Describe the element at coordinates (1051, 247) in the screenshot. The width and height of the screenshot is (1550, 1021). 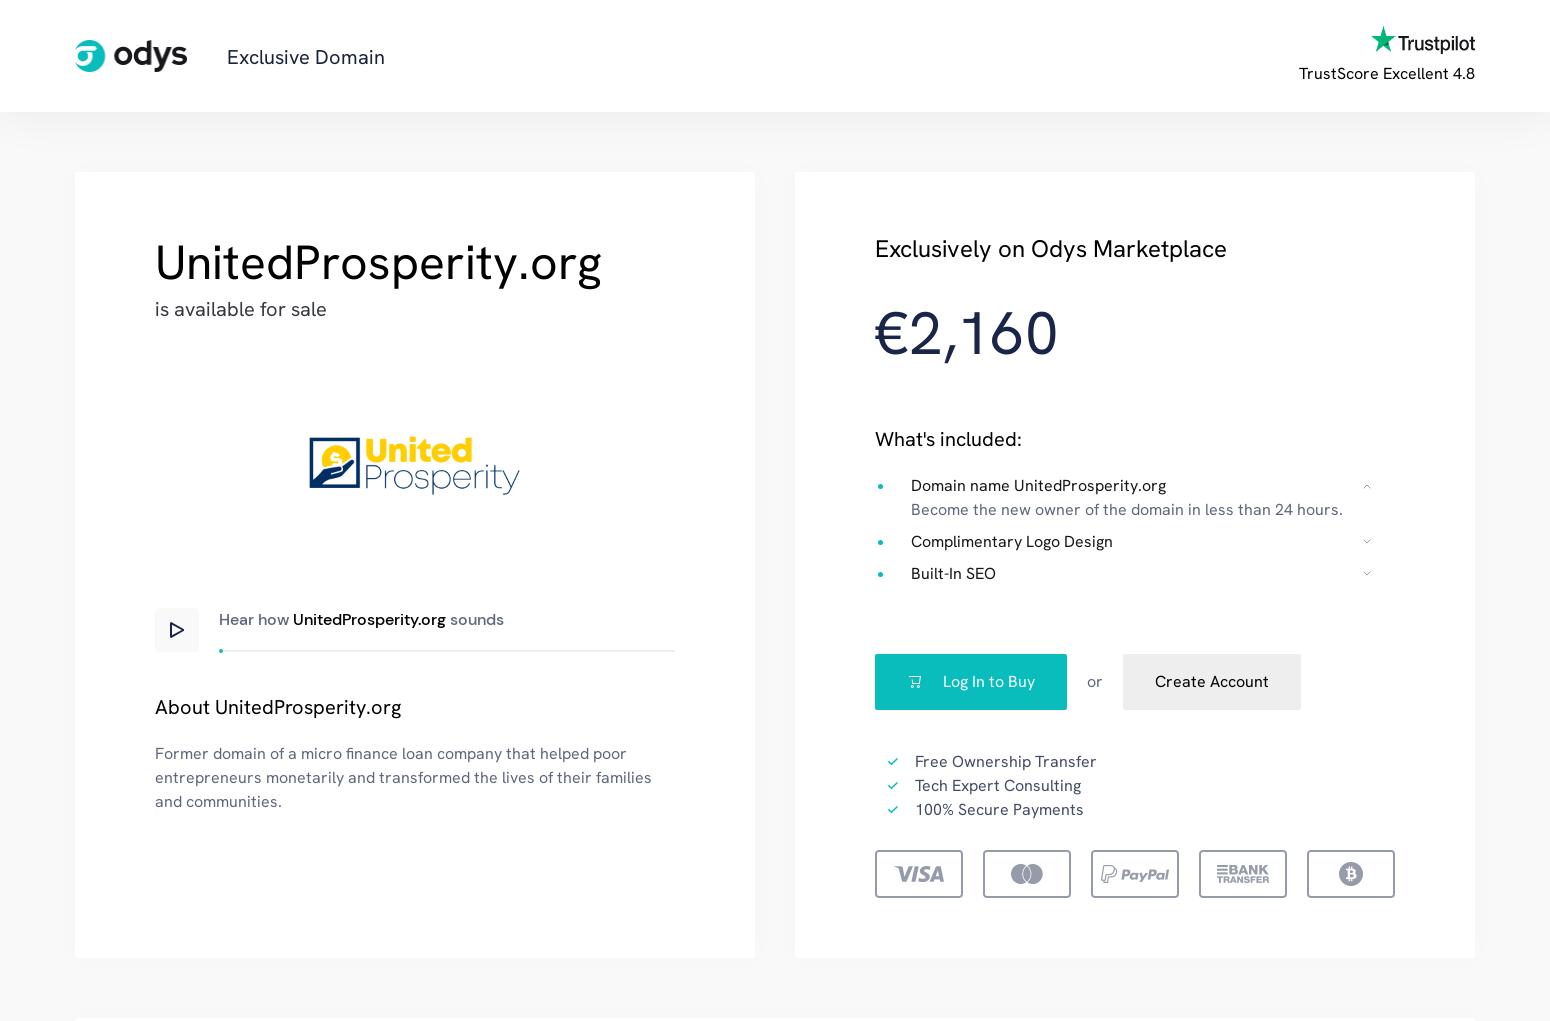
I see `'Exclusively on Odys Marketplace'` at that location.